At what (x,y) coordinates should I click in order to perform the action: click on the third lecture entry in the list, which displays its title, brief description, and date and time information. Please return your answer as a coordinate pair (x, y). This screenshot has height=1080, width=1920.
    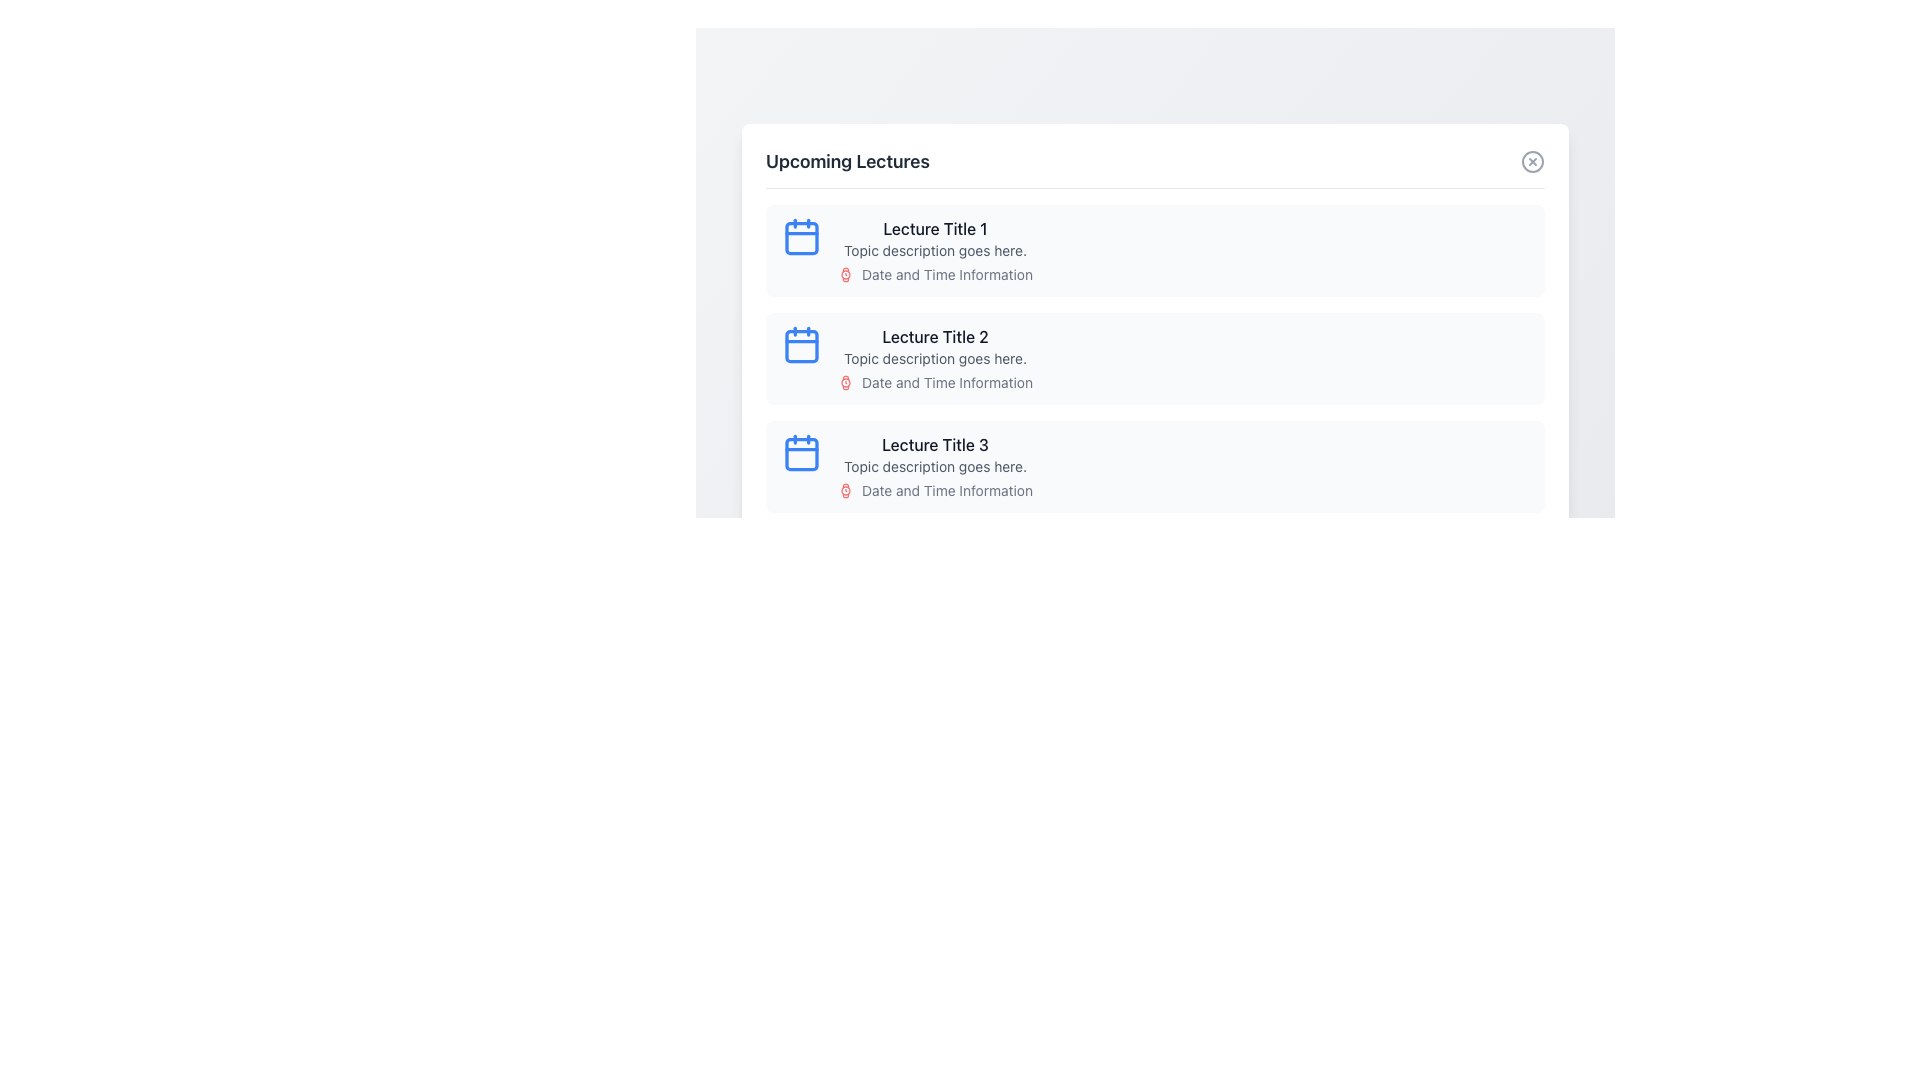
    Looking at the image, I should click on (1155, 466).